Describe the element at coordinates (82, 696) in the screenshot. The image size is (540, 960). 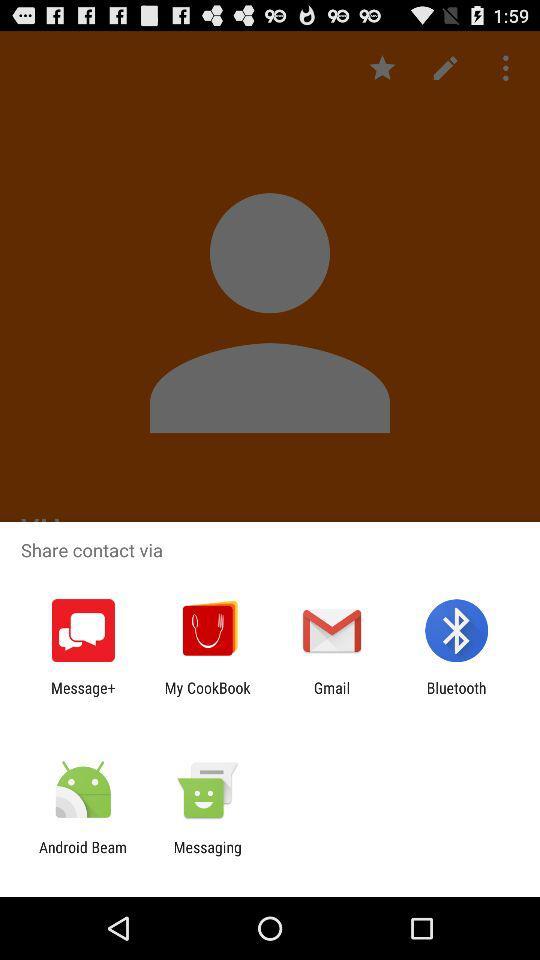
I see `the message+ item` at that location.